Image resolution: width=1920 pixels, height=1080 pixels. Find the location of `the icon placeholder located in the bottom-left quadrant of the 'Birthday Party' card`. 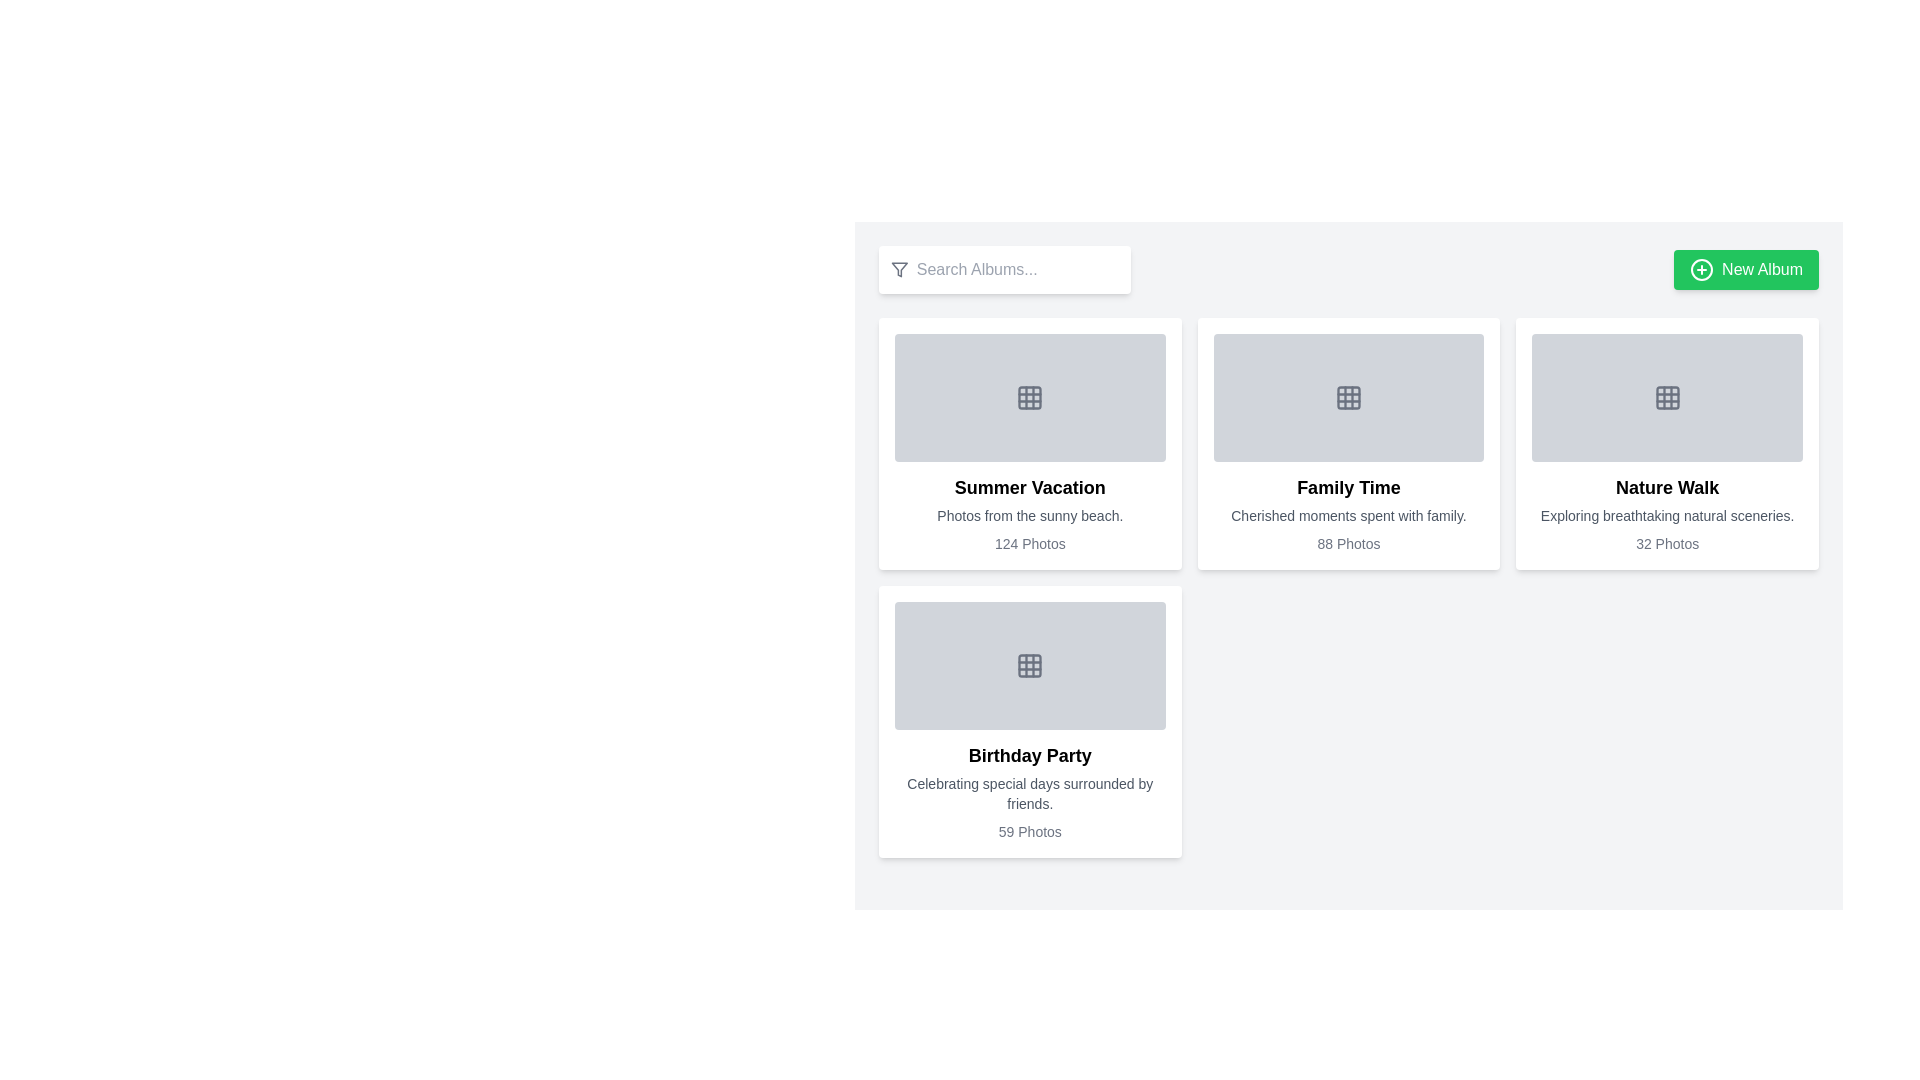

the icon placeholder located in the bottom-left quadrant of the 'Birthday Party' card is located at coordinates (1030, 666).